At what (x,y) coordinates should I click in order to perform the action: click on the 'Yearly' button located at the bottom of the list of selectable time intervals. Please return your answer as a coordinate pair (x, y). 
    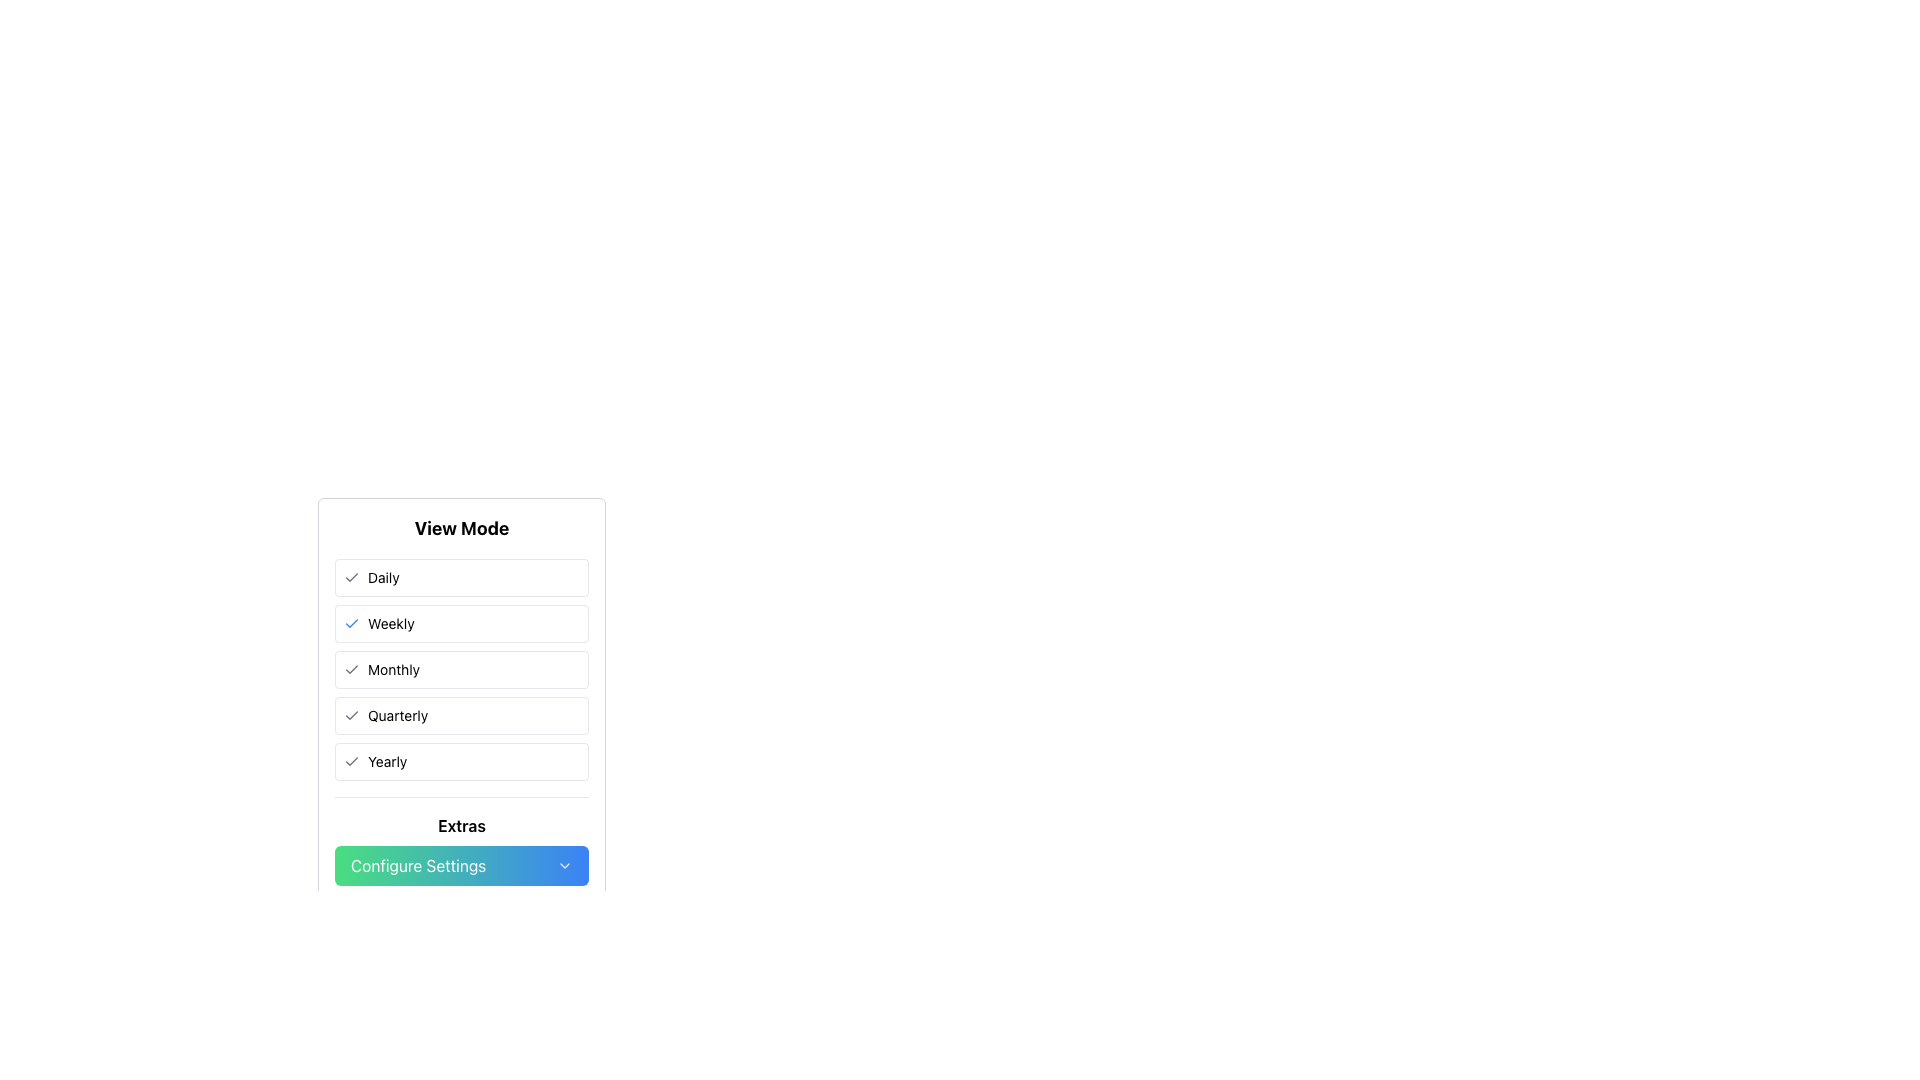
    Looking at the image, I should click on (460, 762).